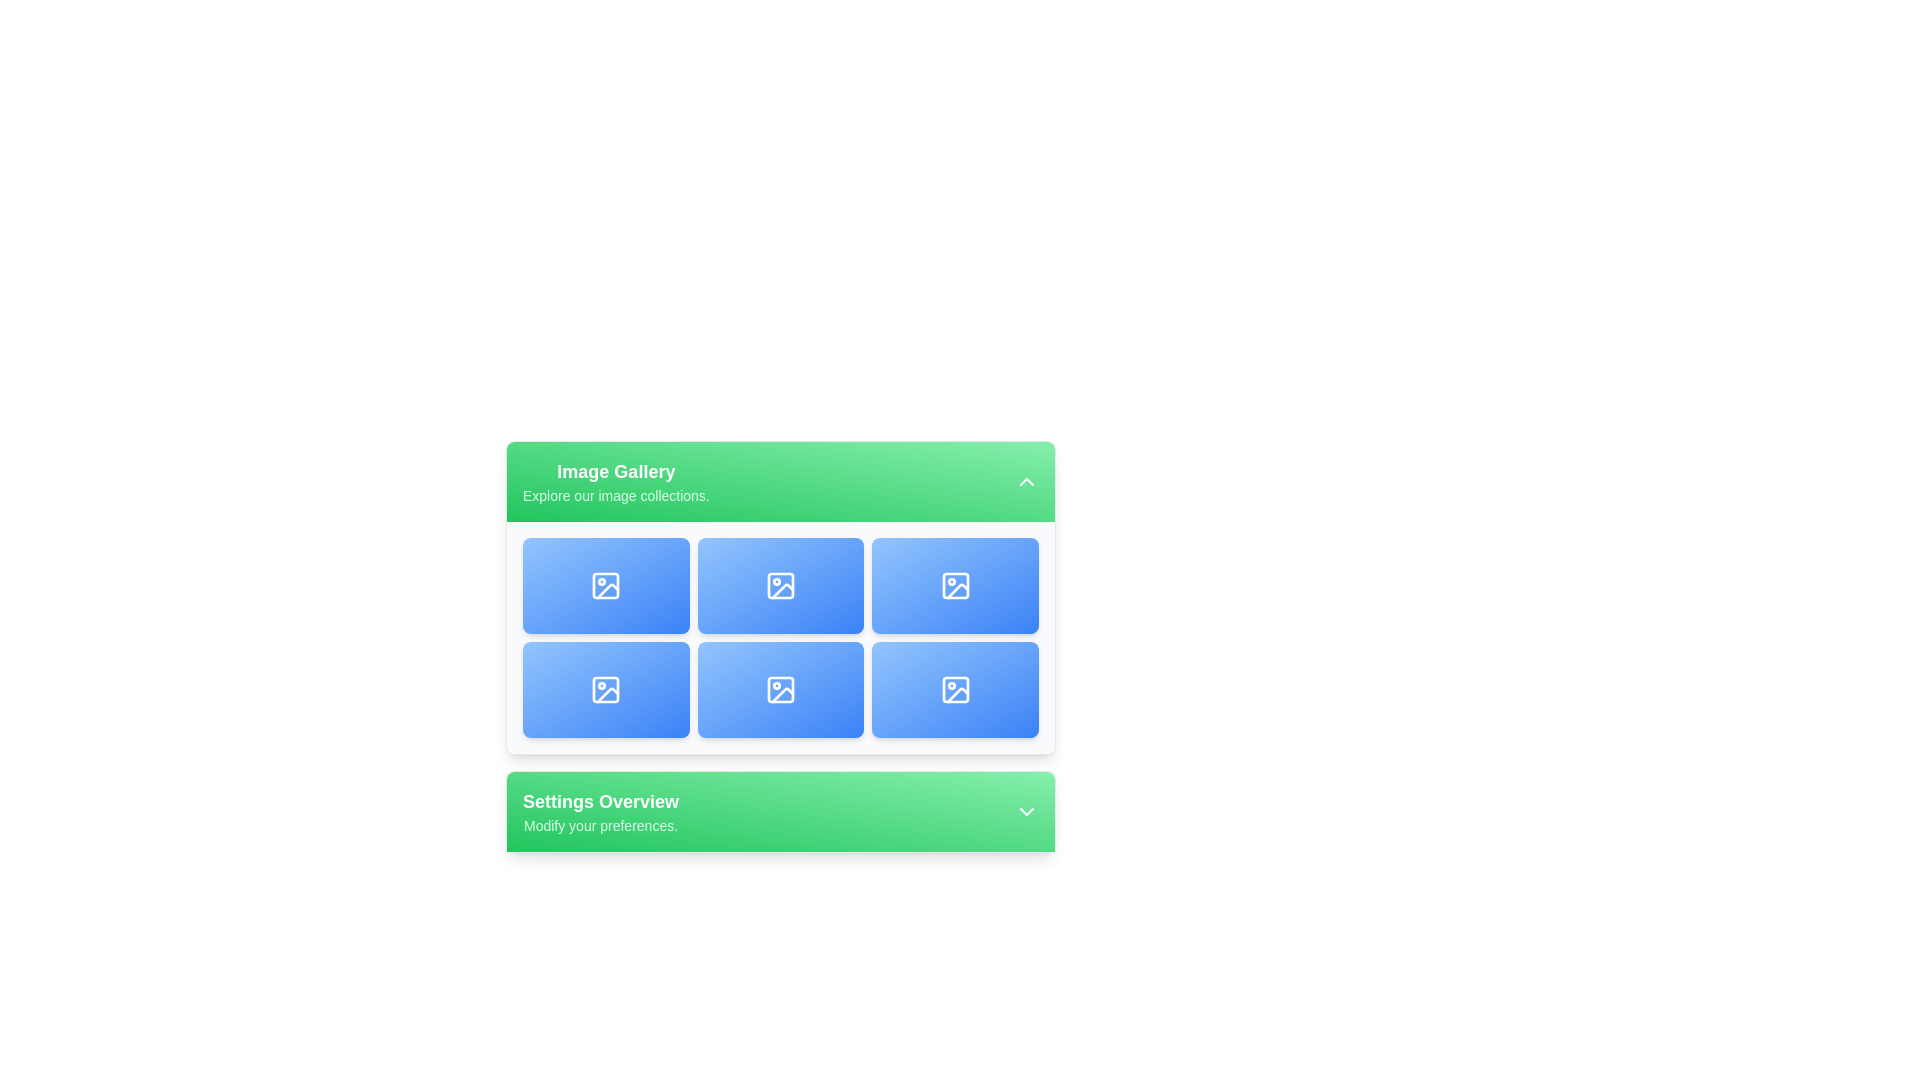  What do you see at coordinates (605, 585) in the screenshot?
I see `the SVG rectangle element located within the first item of the grid layout under the 'Image Gallery' section` at bounding box center [605, 585].